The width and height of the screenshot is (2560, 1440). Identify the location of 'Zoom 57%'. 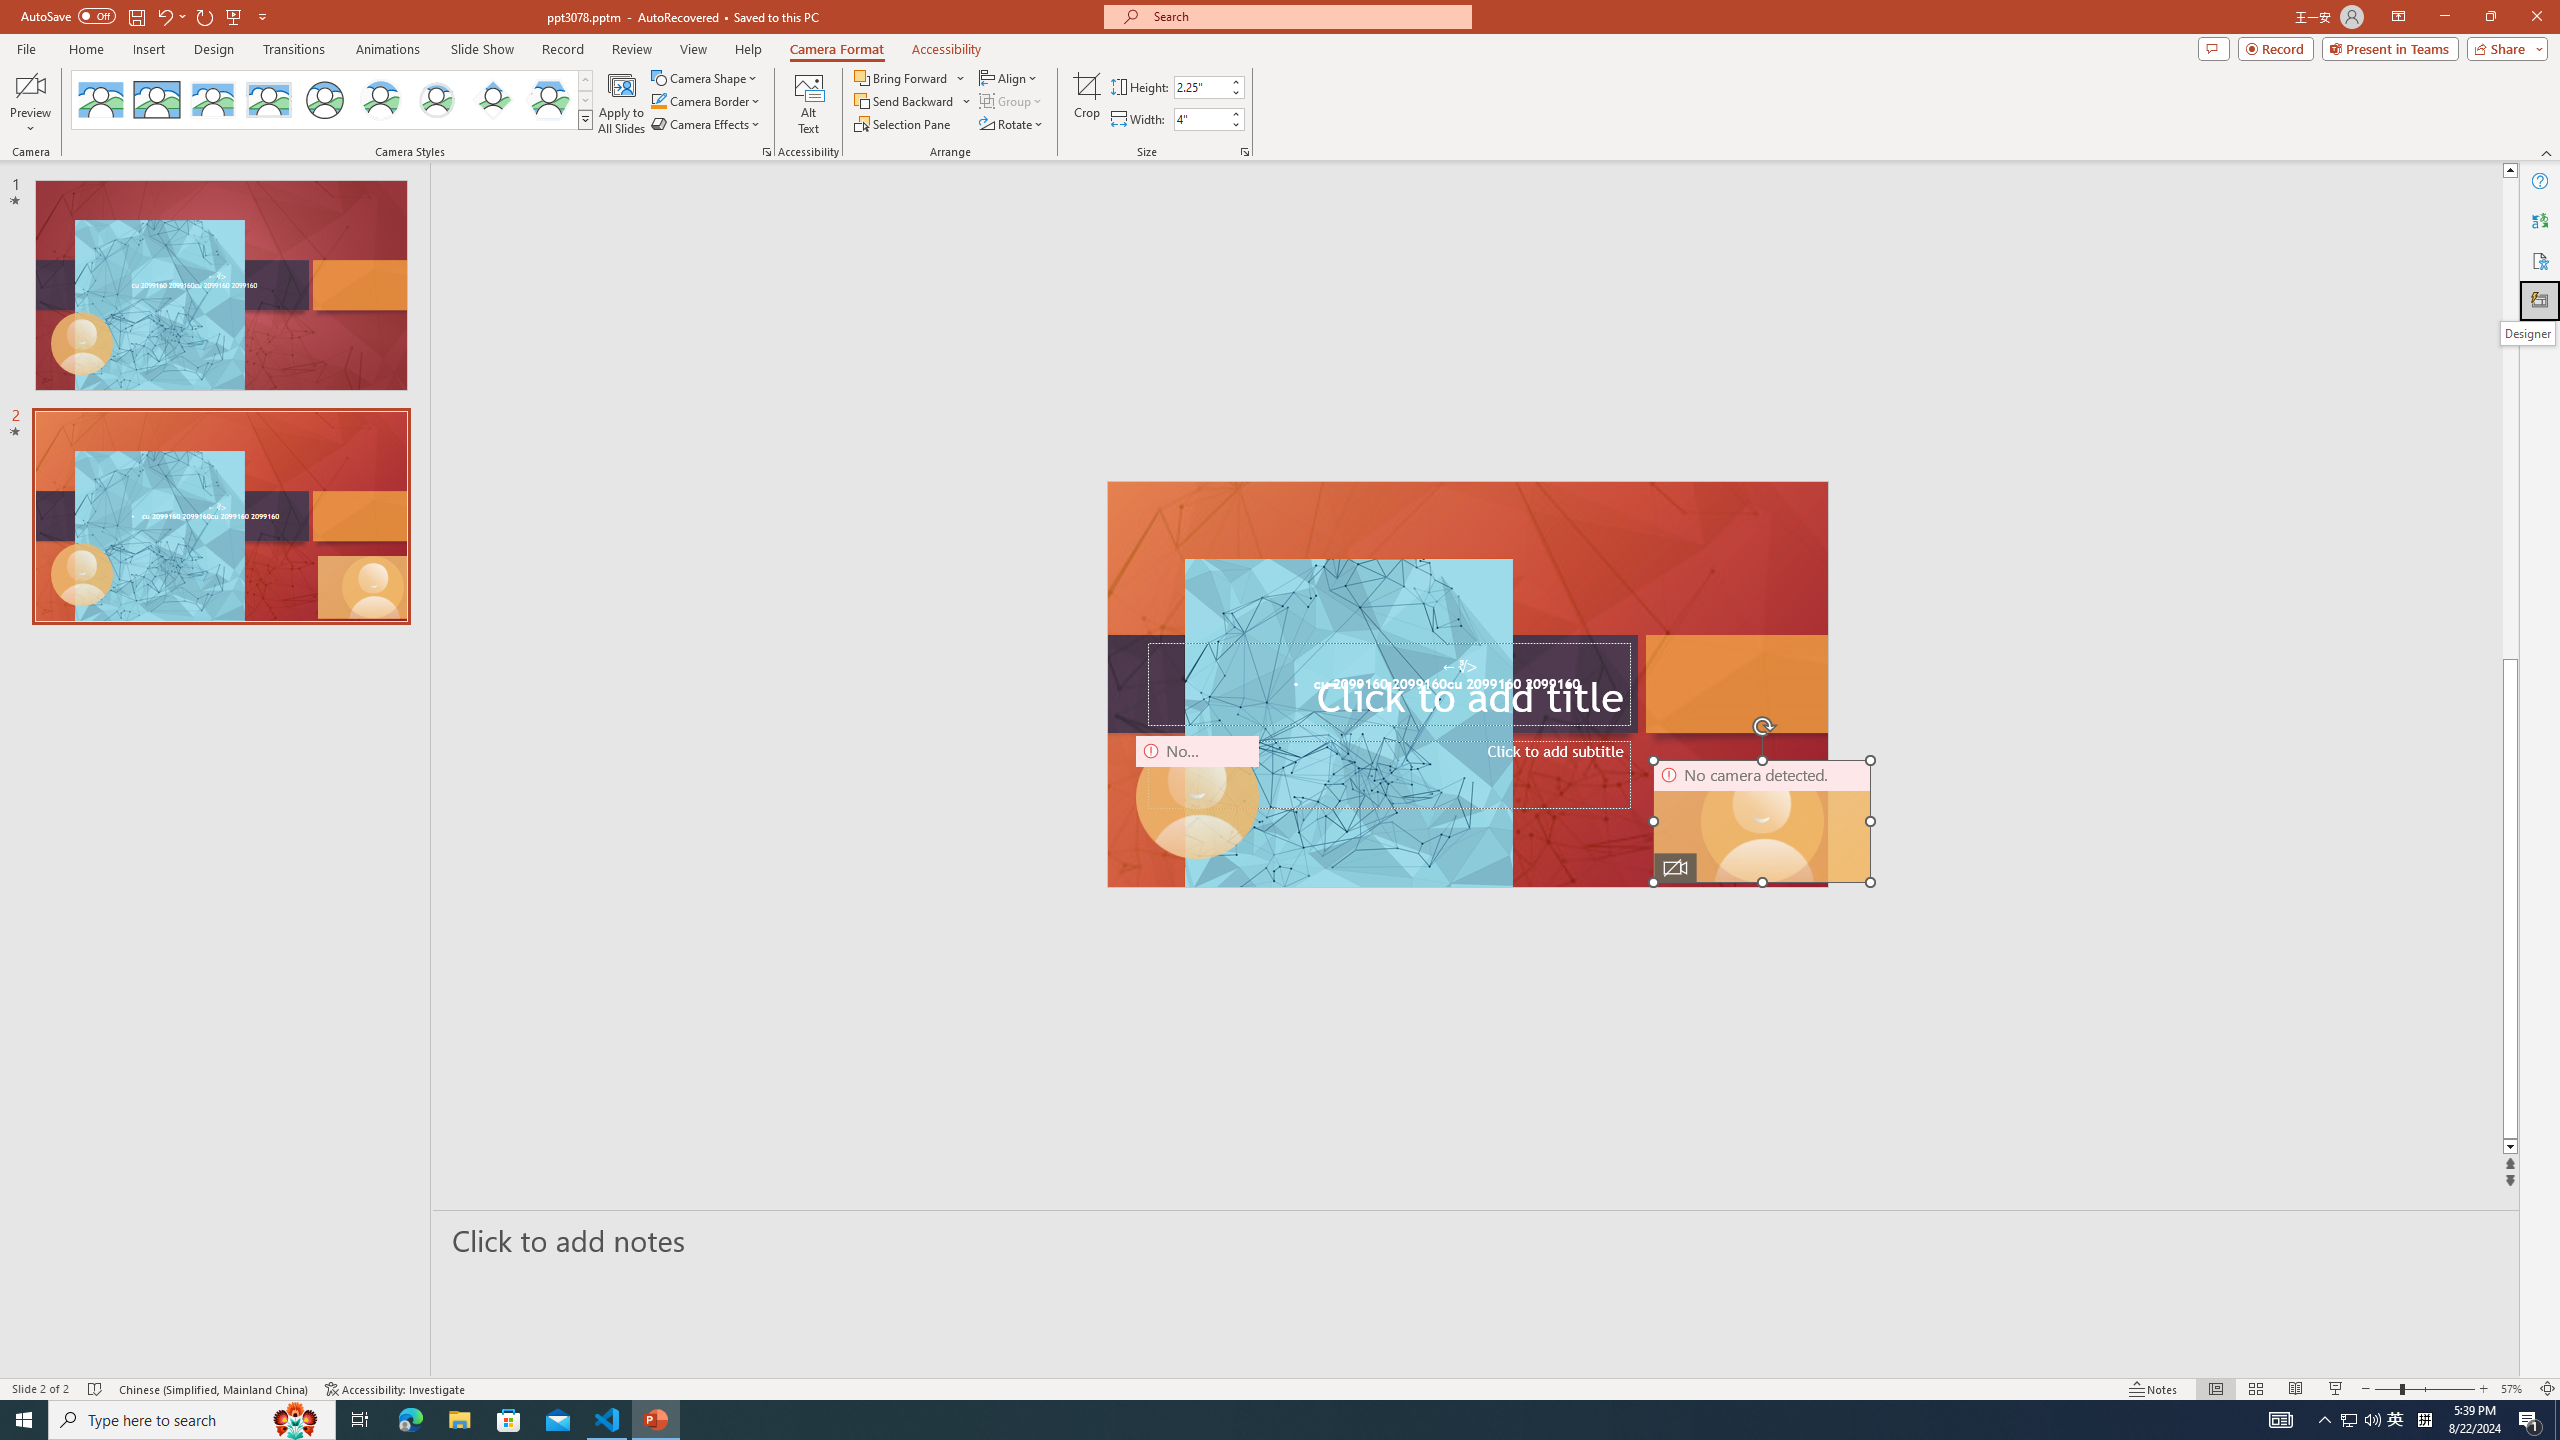
(2515, 1389).